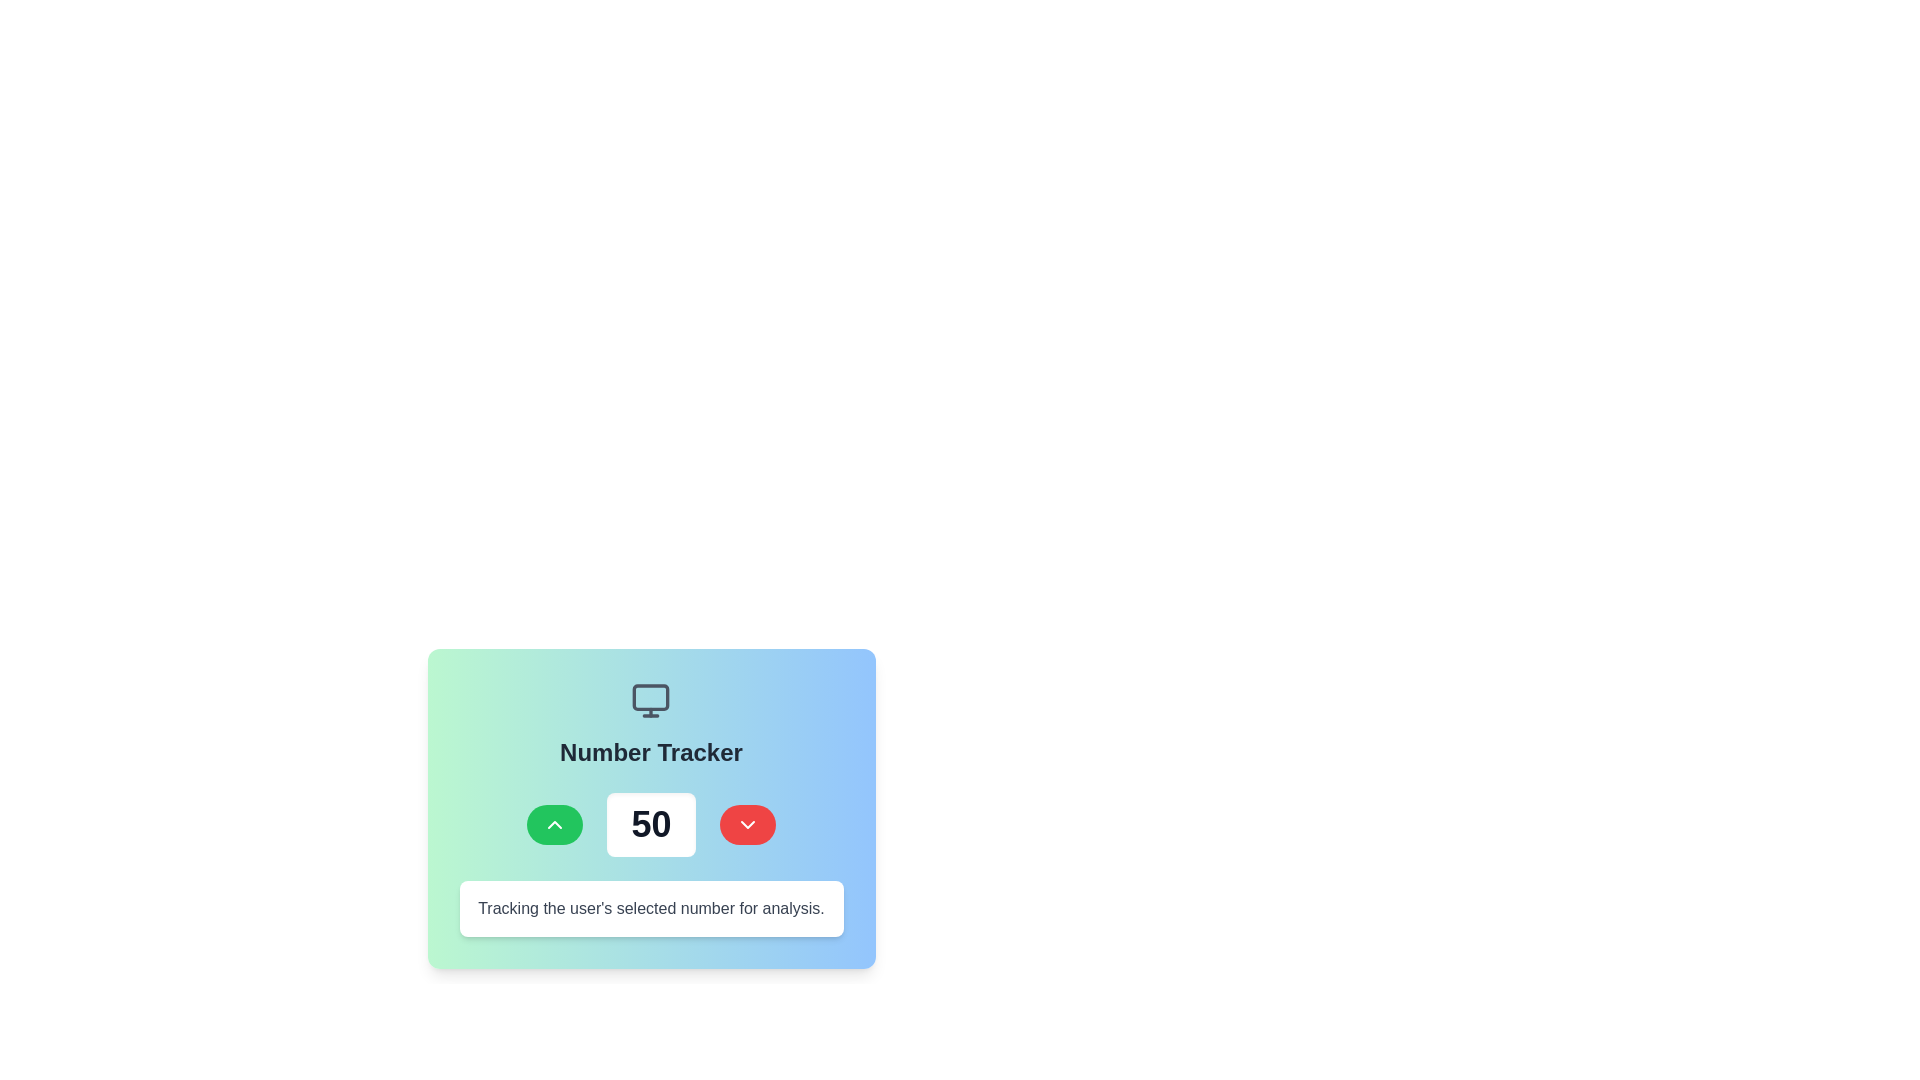  I want to click on the downward-pointing chevron icon with a red background and white lines, located within a button on the right side of the Number Tracker interface, so click(746, 825).